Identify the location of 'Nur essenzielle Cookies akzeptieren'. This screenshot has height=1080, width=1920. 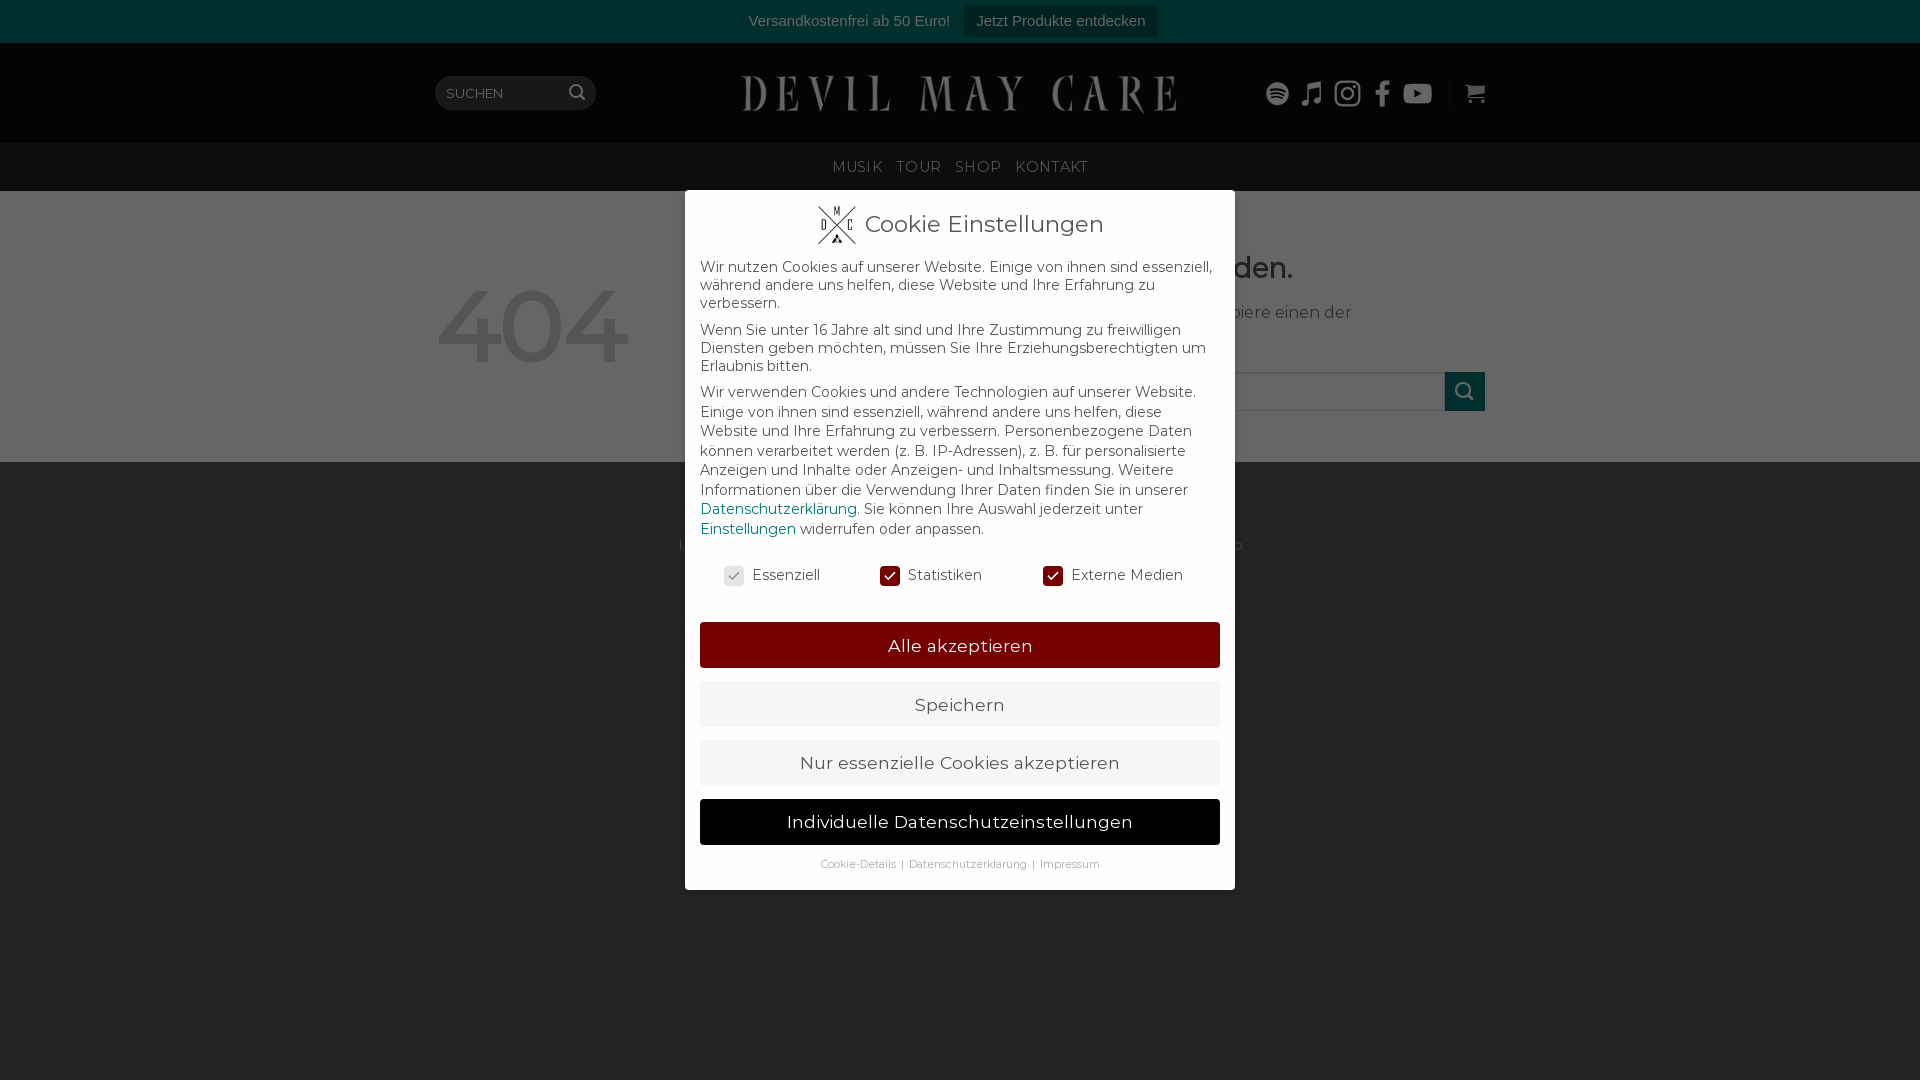
(960, 763).